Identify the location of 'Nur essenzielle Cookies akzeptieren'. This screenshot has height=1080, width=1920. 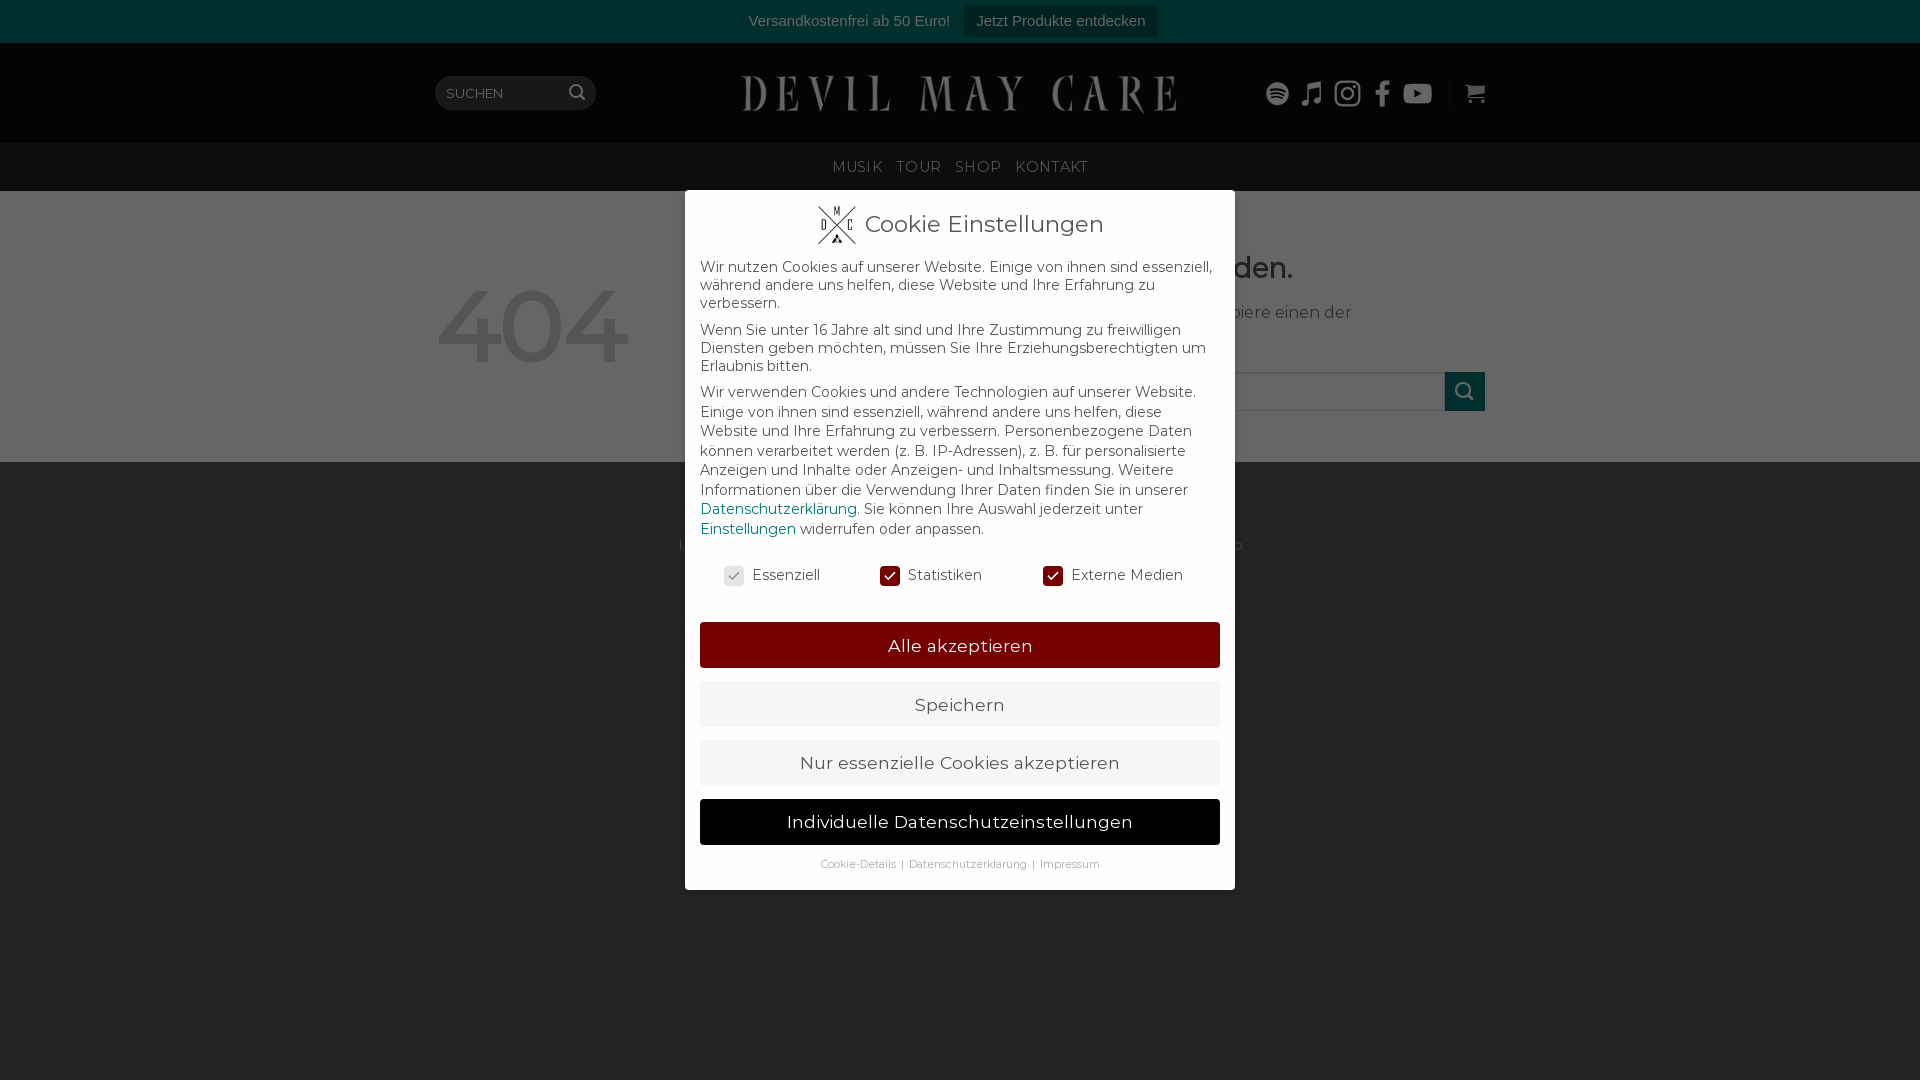
(960, 763).